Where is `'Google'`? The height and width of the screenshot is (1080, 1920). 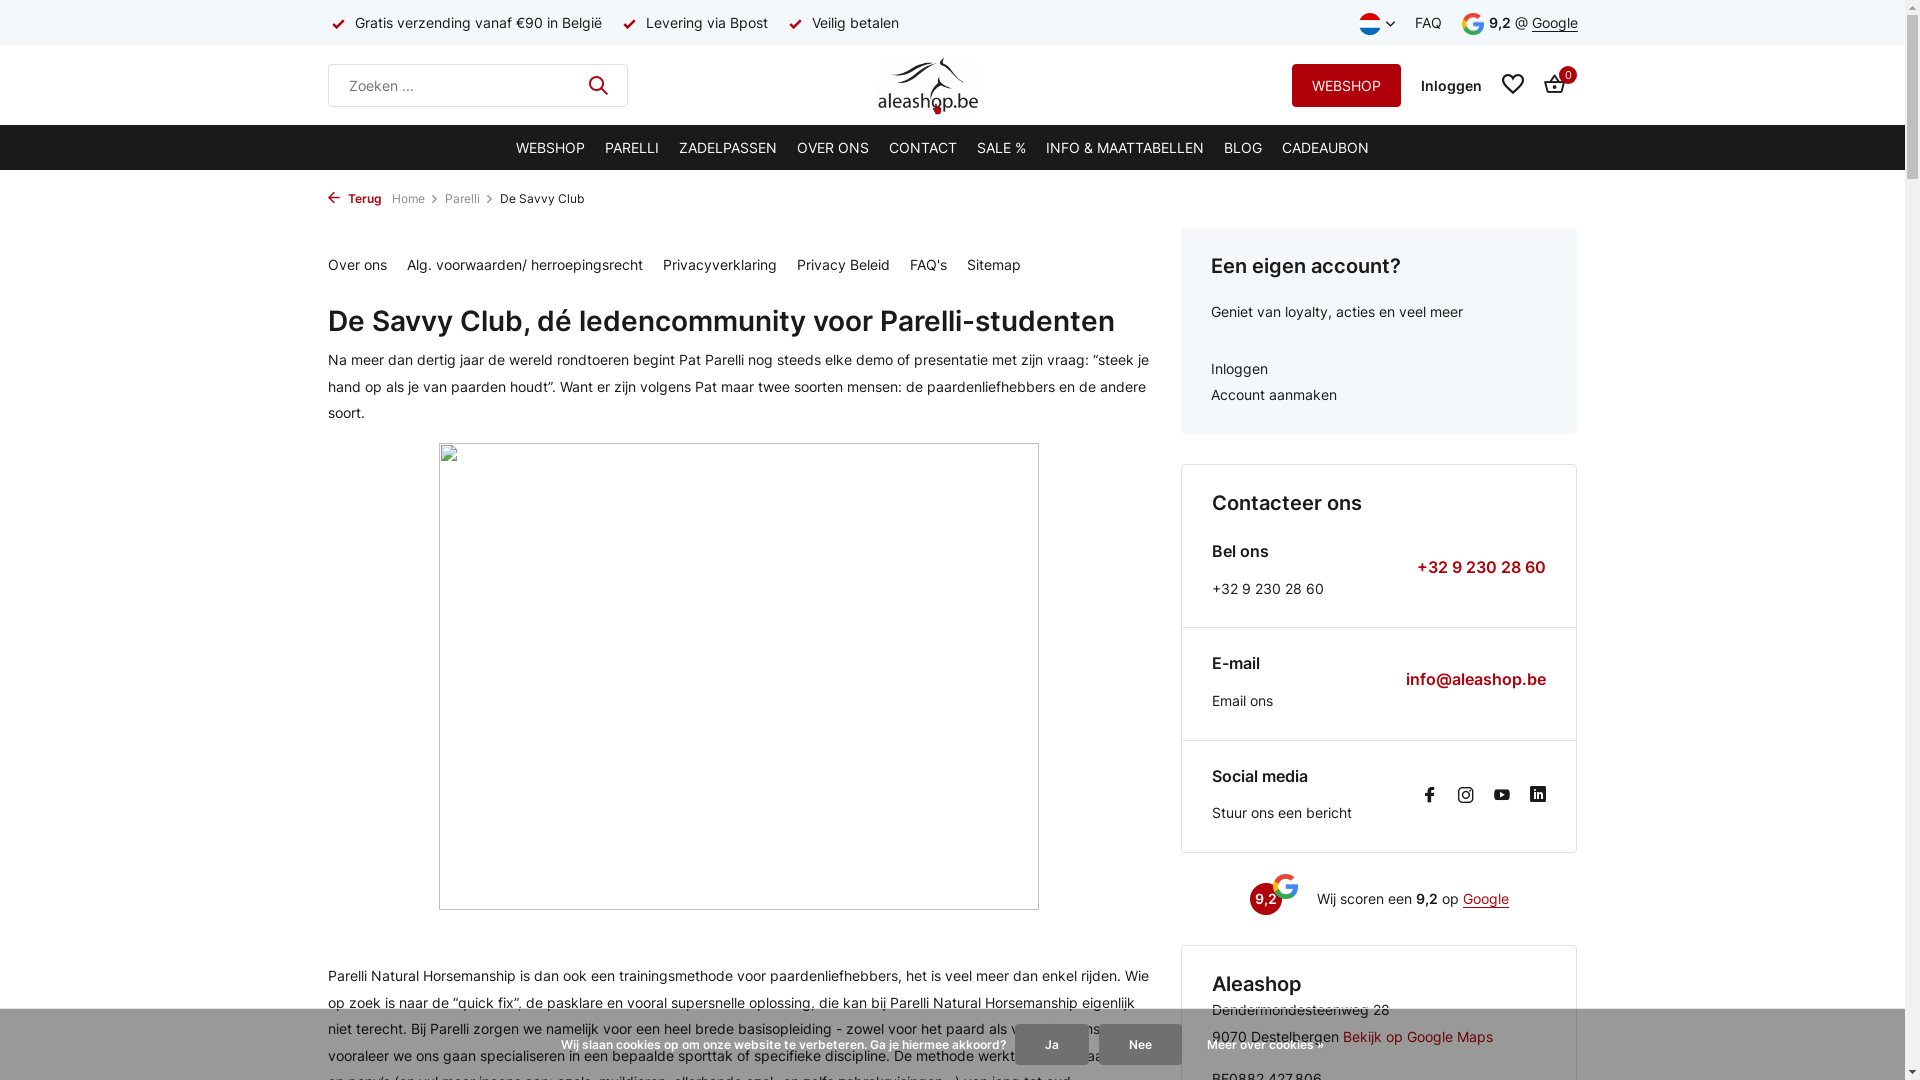 'Google' is located at coordinates (1486, 897).